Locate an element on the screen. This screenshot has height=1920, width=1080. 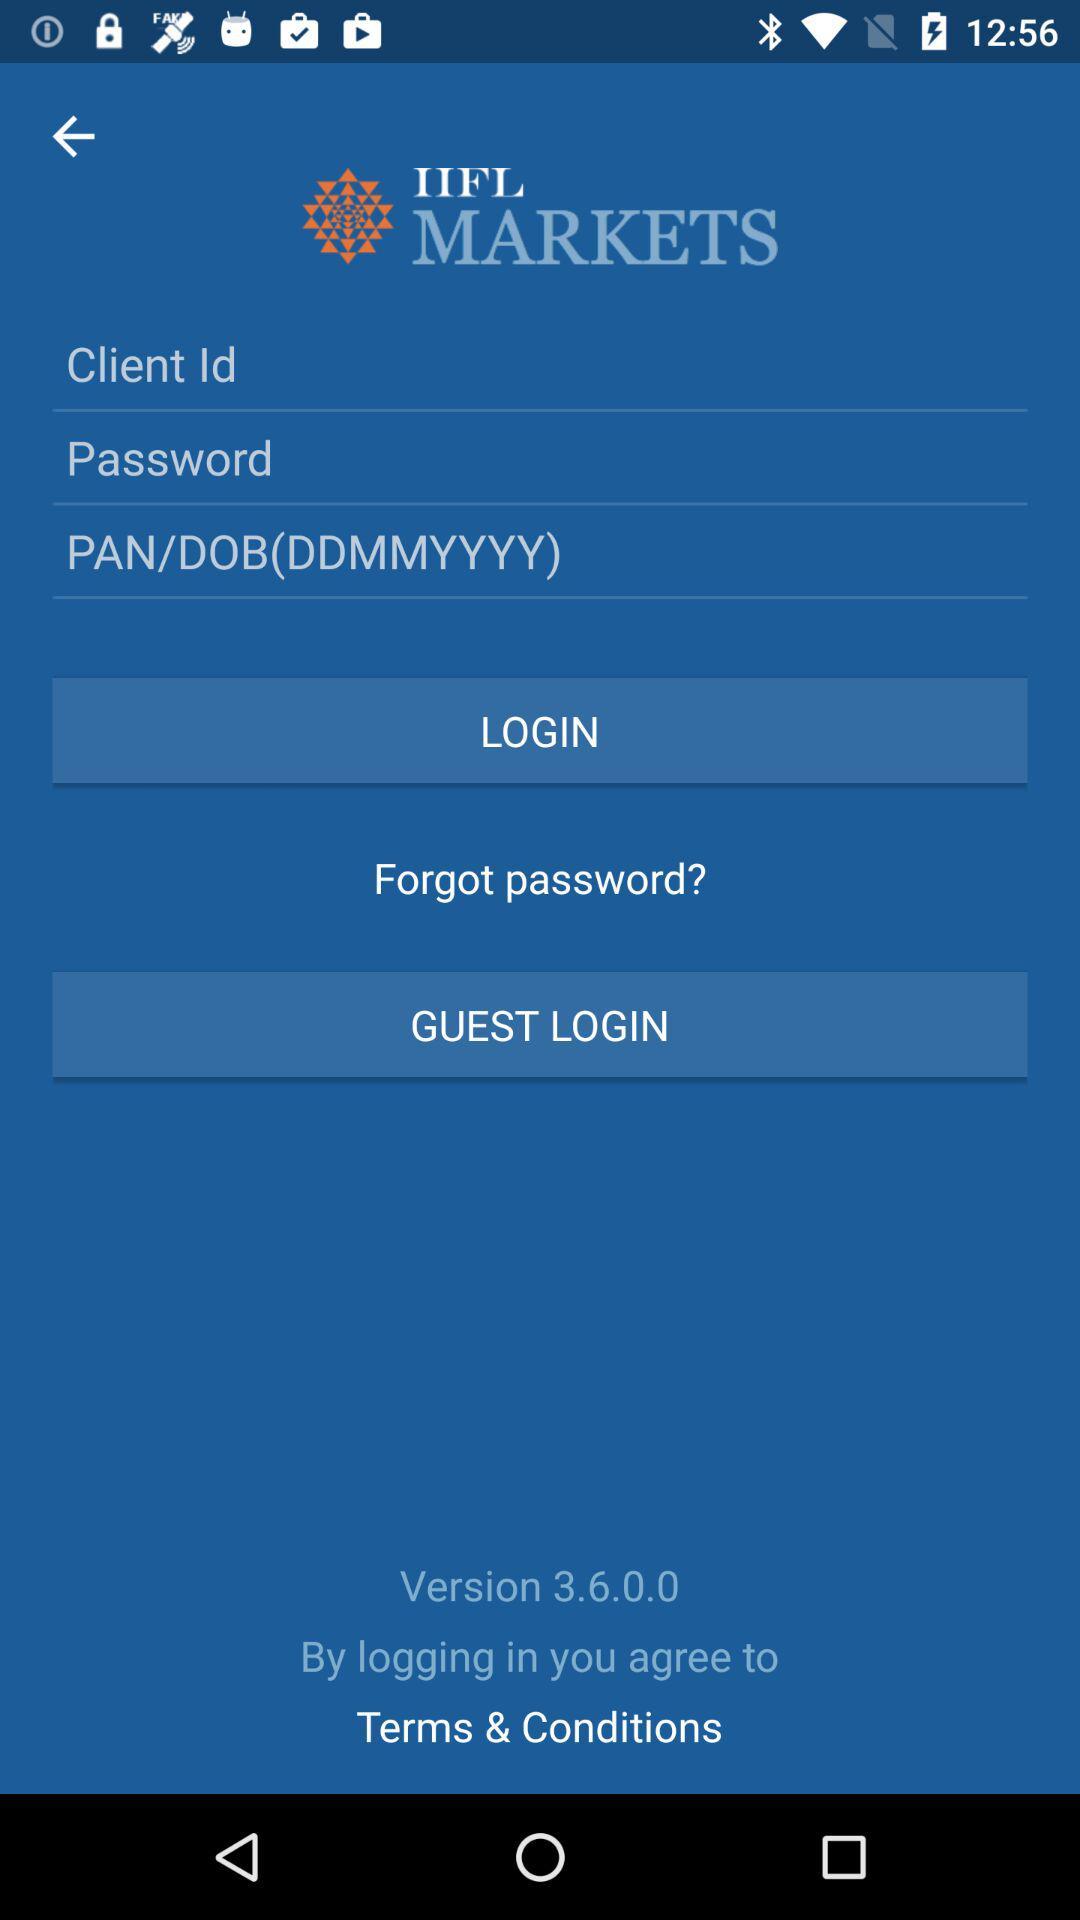
client id is located at coordinates (540, 363).